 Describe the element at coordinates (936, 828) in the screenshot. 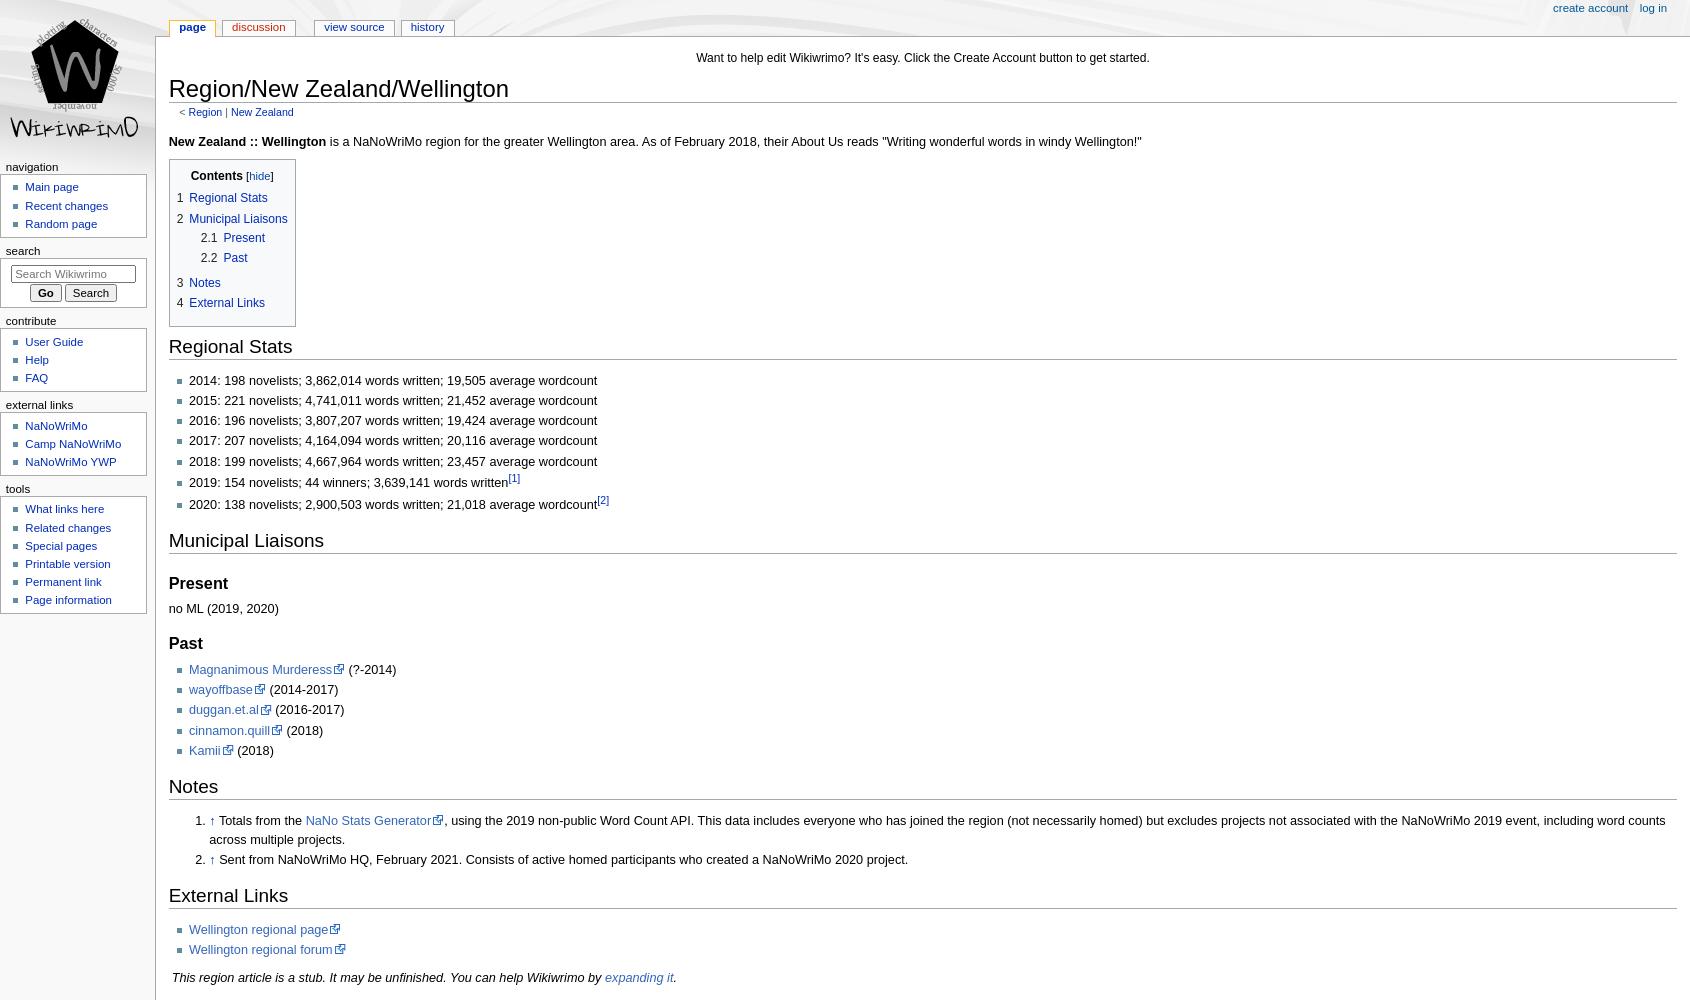

I see `', using the 2019 non-public Word Count API. This data includes everyone who has joined the region (not necessarily homed) but excludes projects not associated with the NaNoWriMo 2019 event, including word counts across multiple projects.'` at that location.